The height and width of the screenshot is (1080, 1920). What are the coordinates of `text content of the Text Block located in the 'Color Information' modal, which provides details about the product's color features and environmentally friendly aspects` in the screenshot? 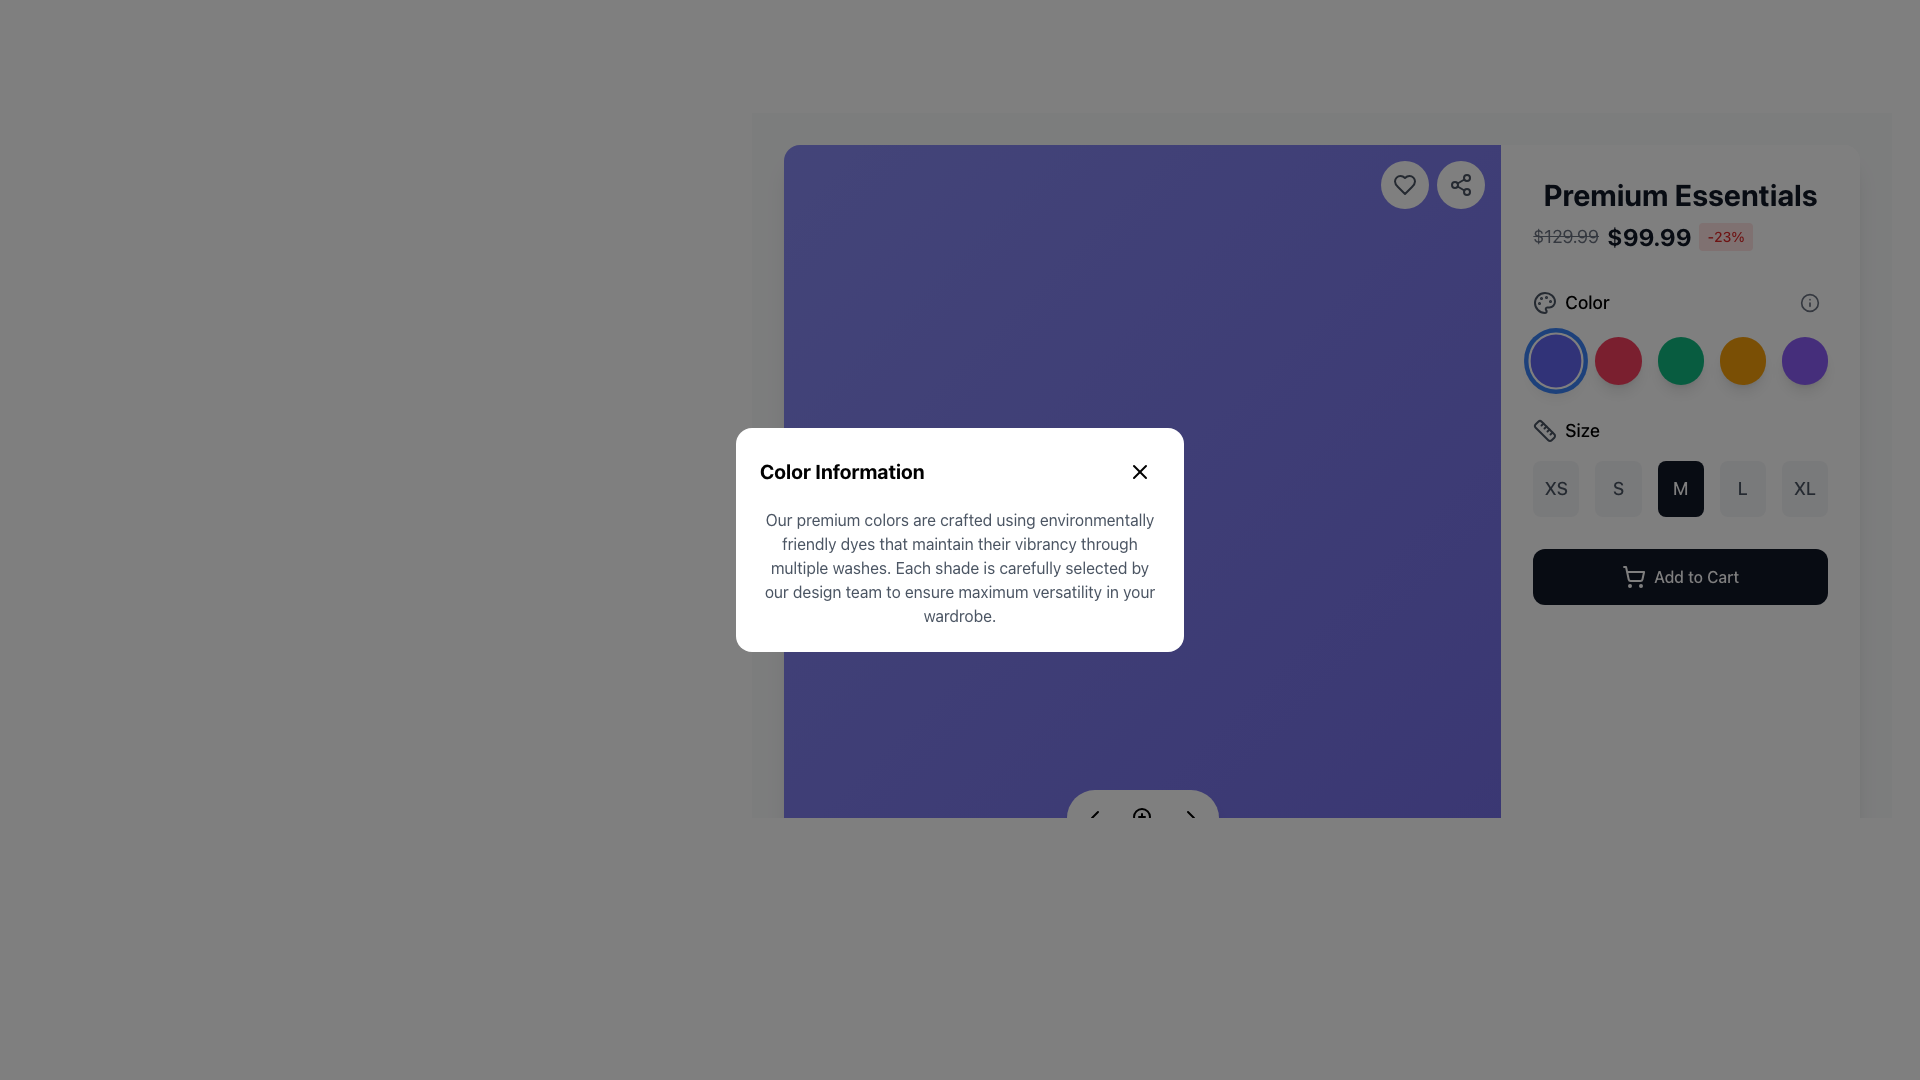 It's located at (960, 567).